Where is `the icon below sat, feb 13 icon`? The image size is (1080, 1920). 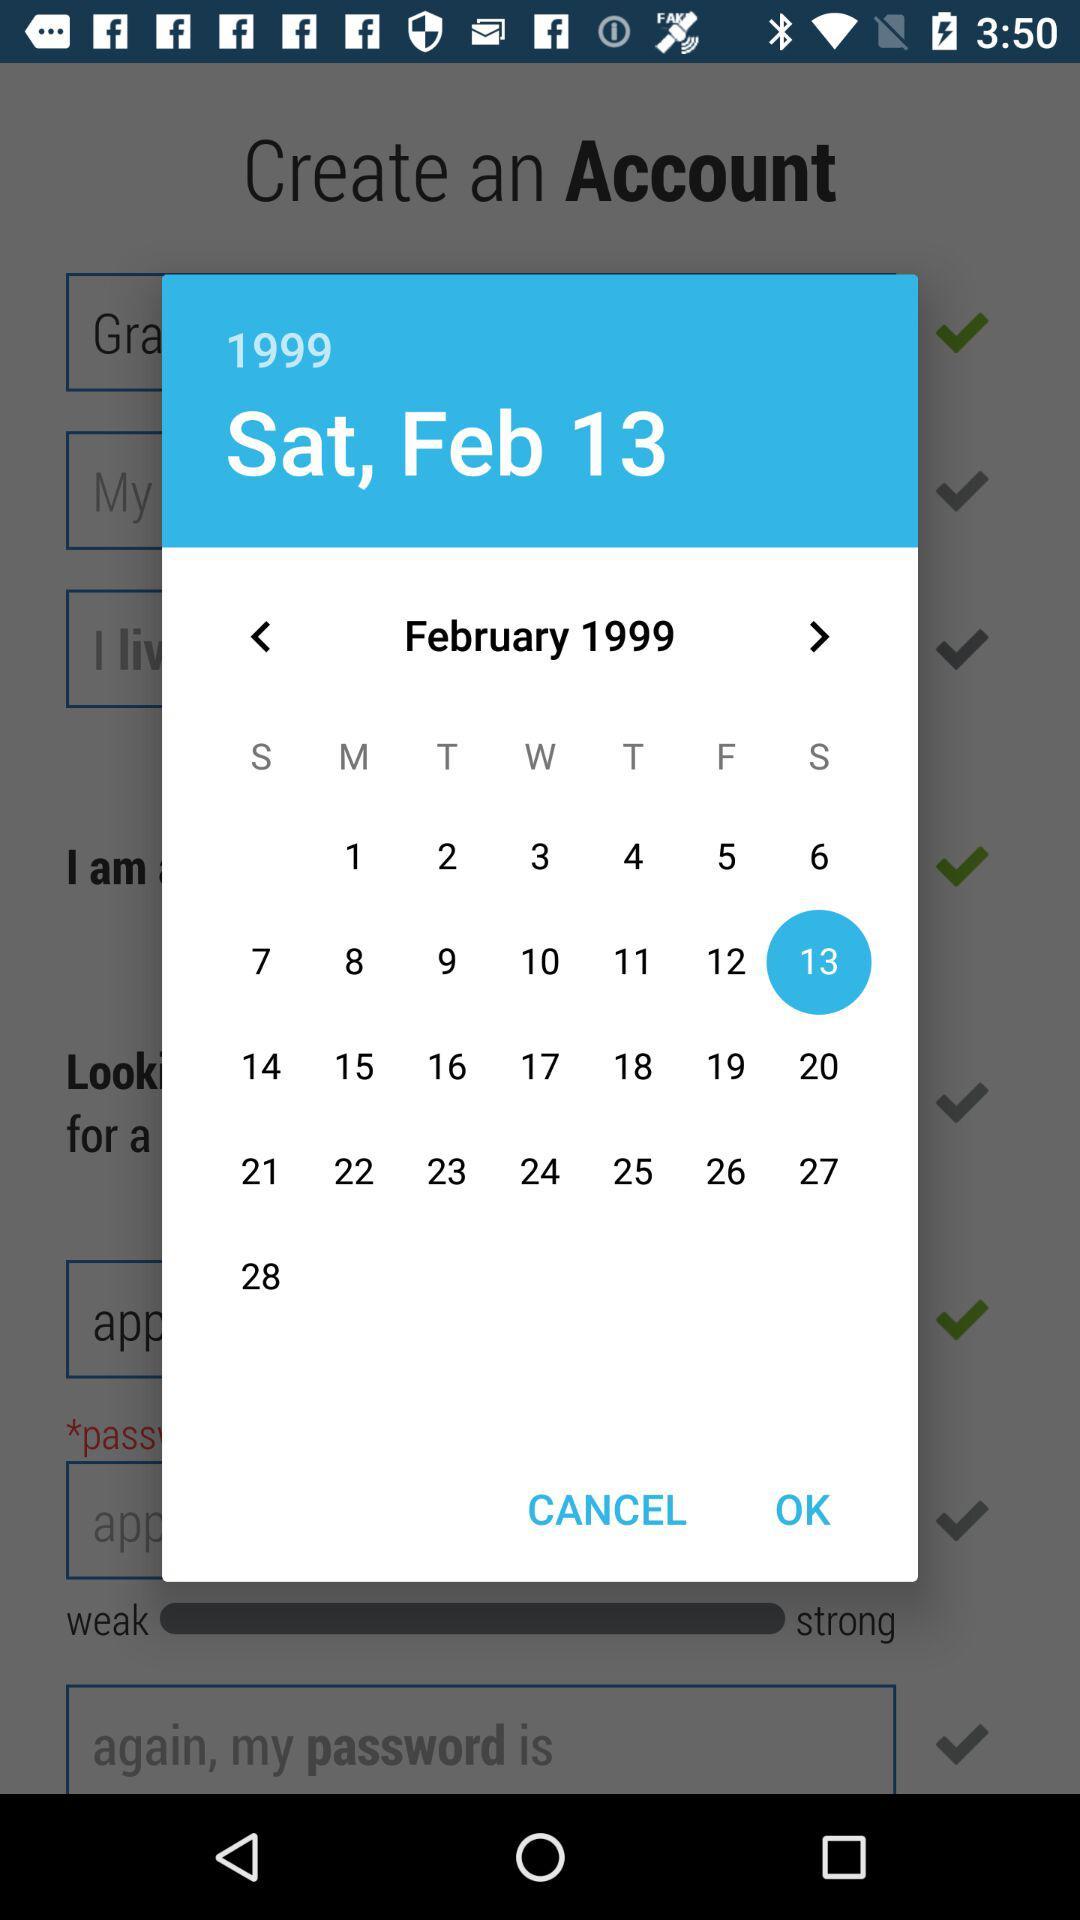 the icon below sat, feb 13 icon is located at coordinates (260, 635).